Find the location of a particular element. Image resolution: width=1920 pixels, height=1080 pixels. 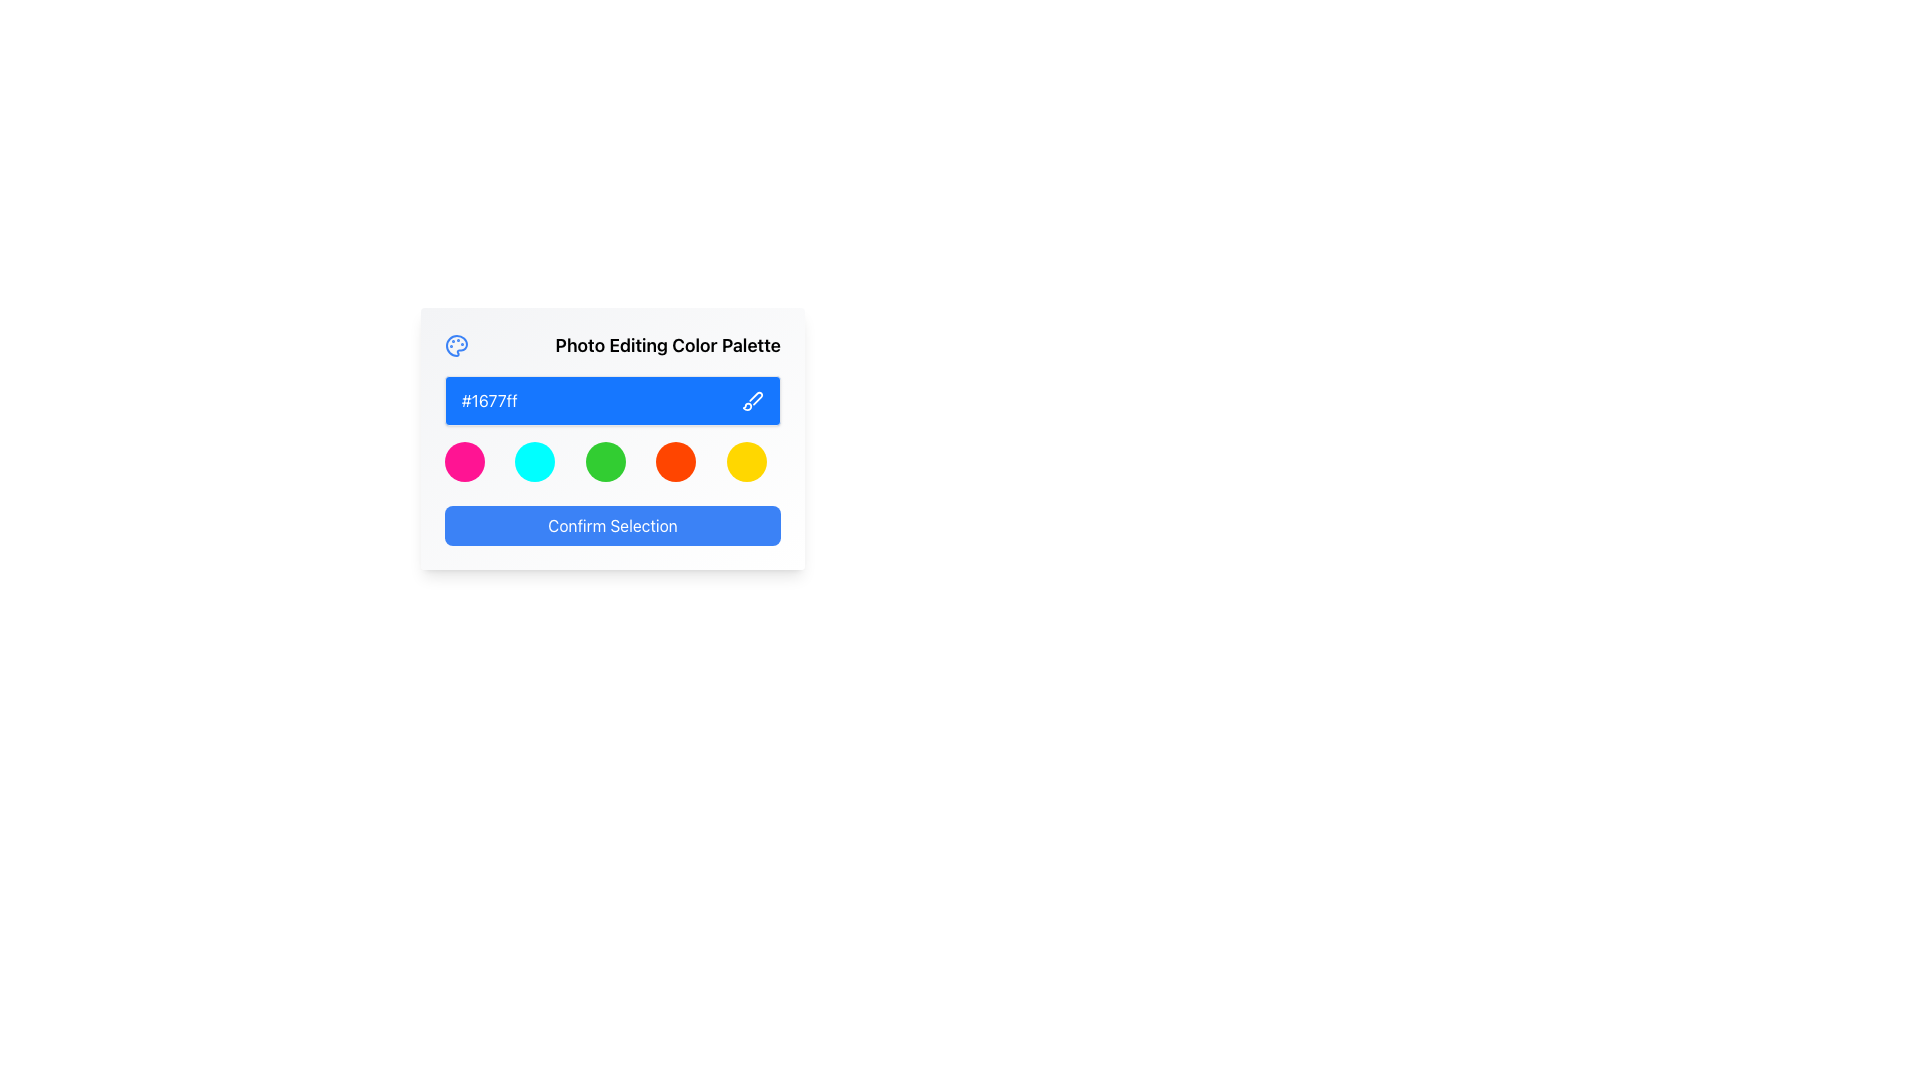

the third circular element in the color palette is located at coordinates (612, 438).